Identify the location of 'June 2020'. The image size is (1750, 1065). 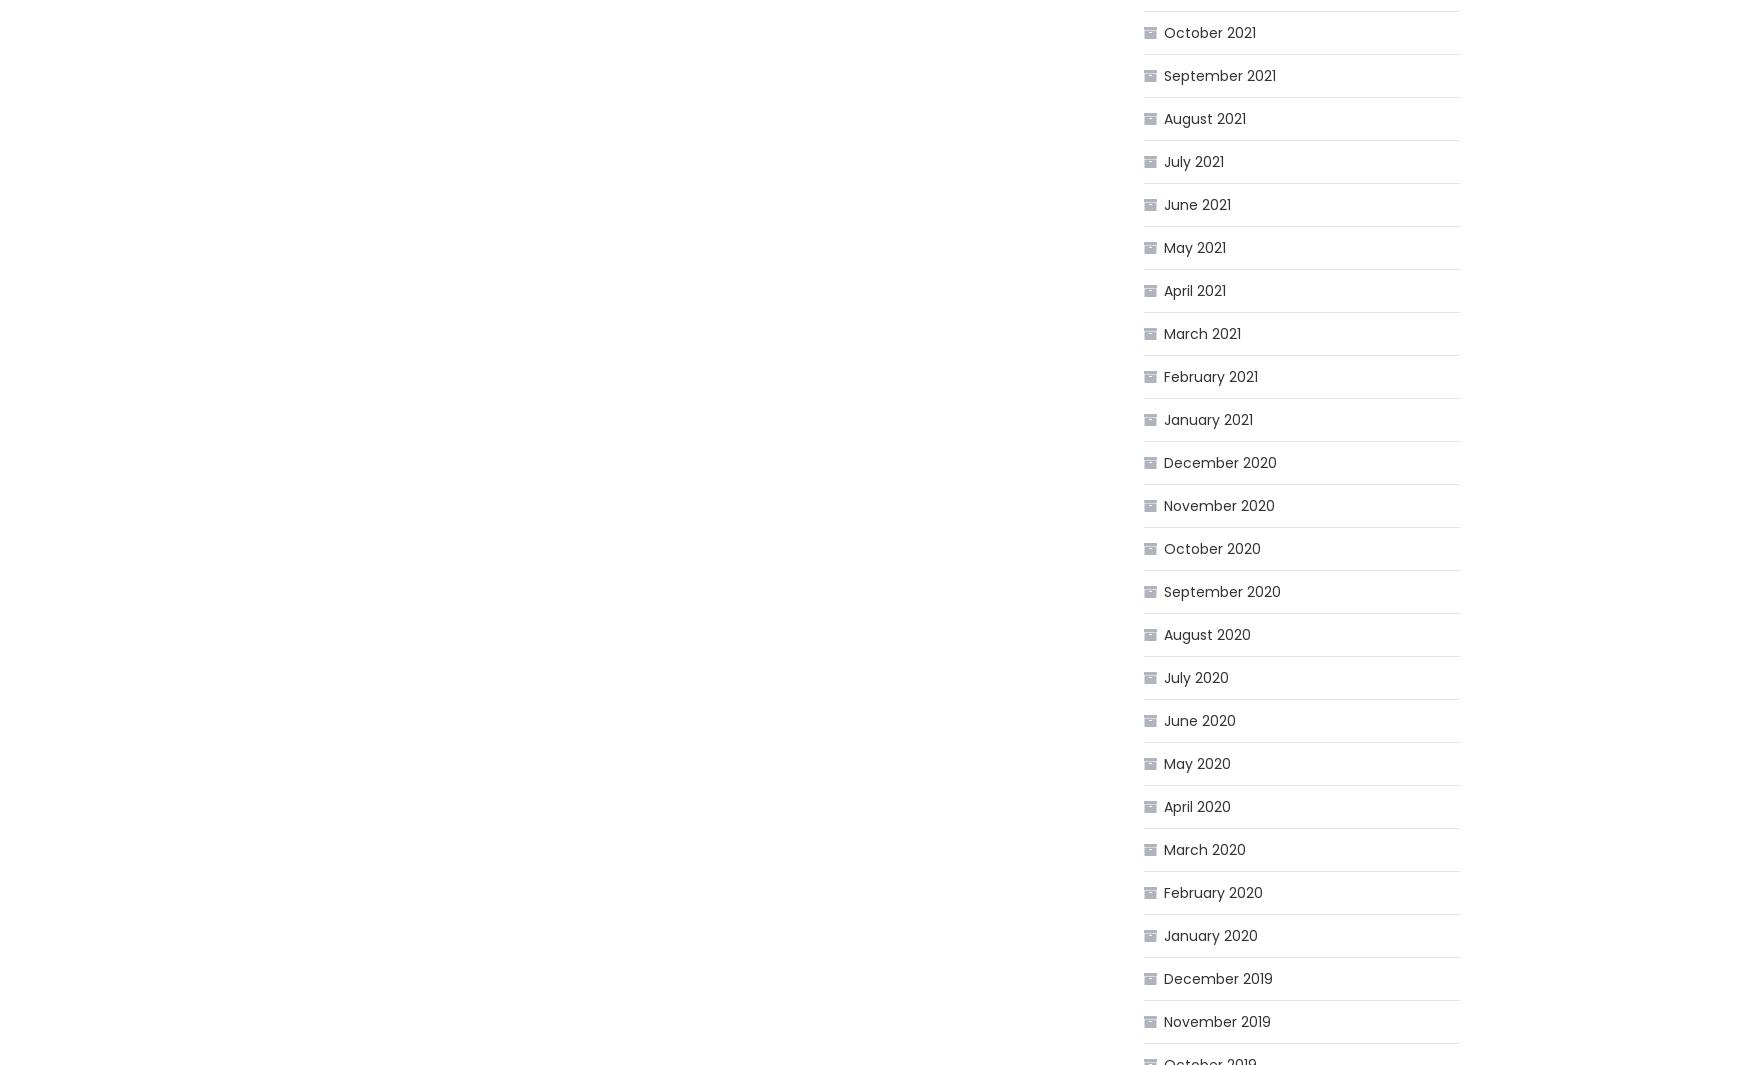
(1162, 721).